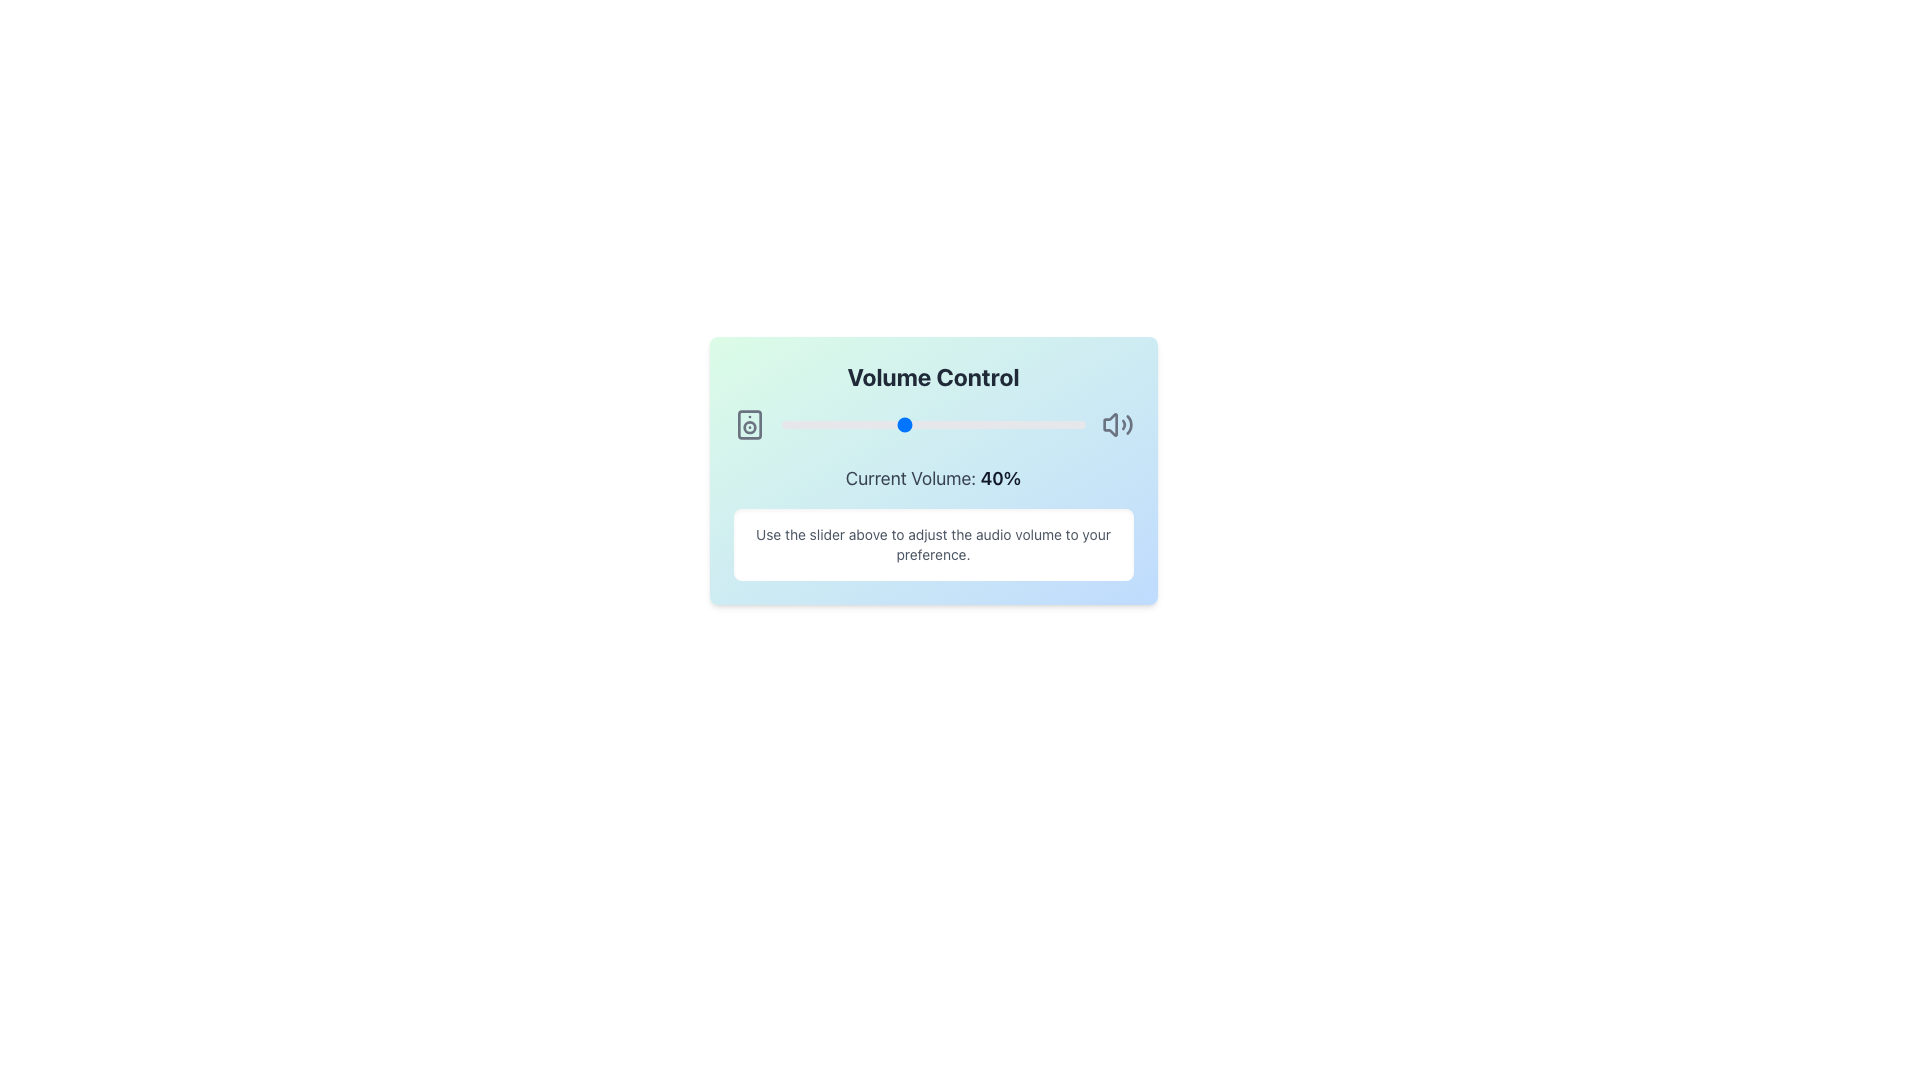 The height and width of the screenshot is (1080, 1920). Describe the element at coordinates (979, 423) in the screenshot. I see `the volume level` at that location.